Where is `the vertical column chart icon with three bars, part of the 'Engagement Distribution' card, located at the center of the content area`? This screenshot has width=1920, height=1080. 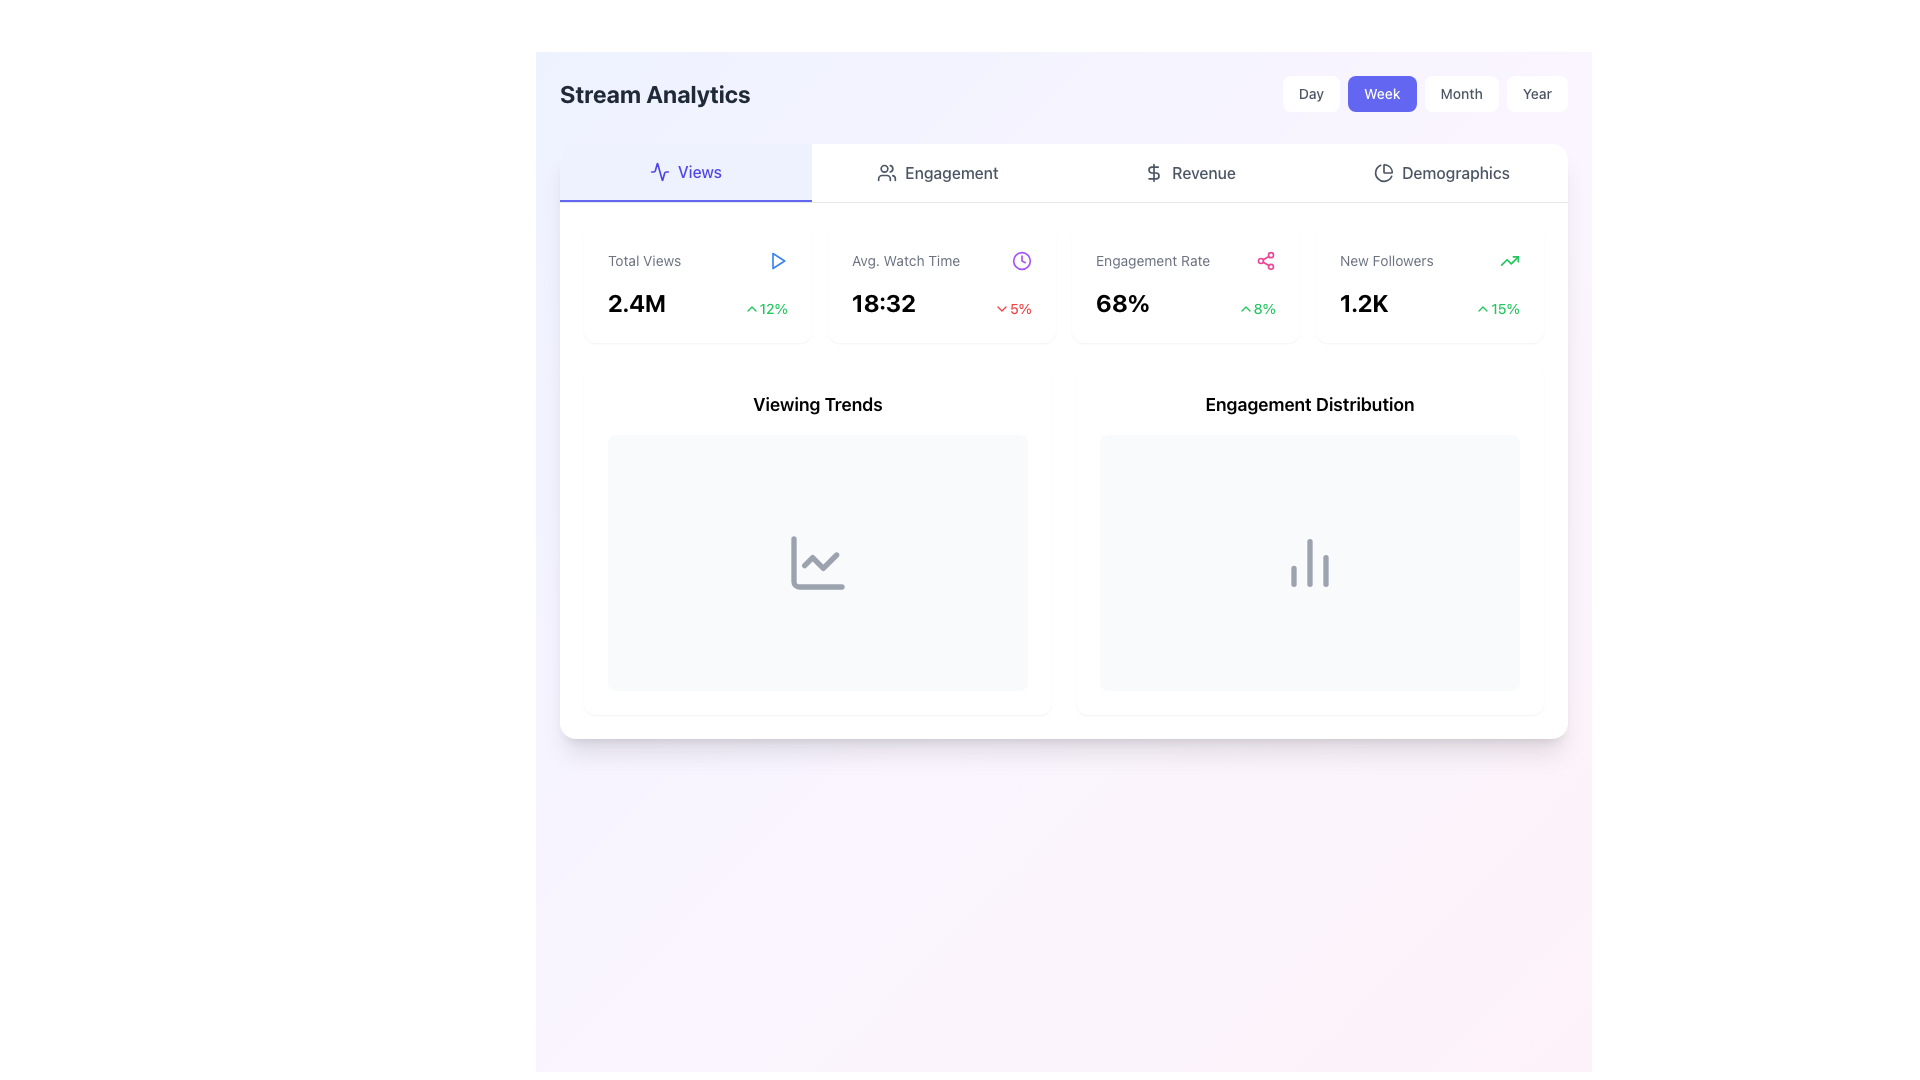 the vertical column chart icon with three bars, part of the 'Engagement Distribution' card, located at the center of the content area is located at coordinates (1310, 563).